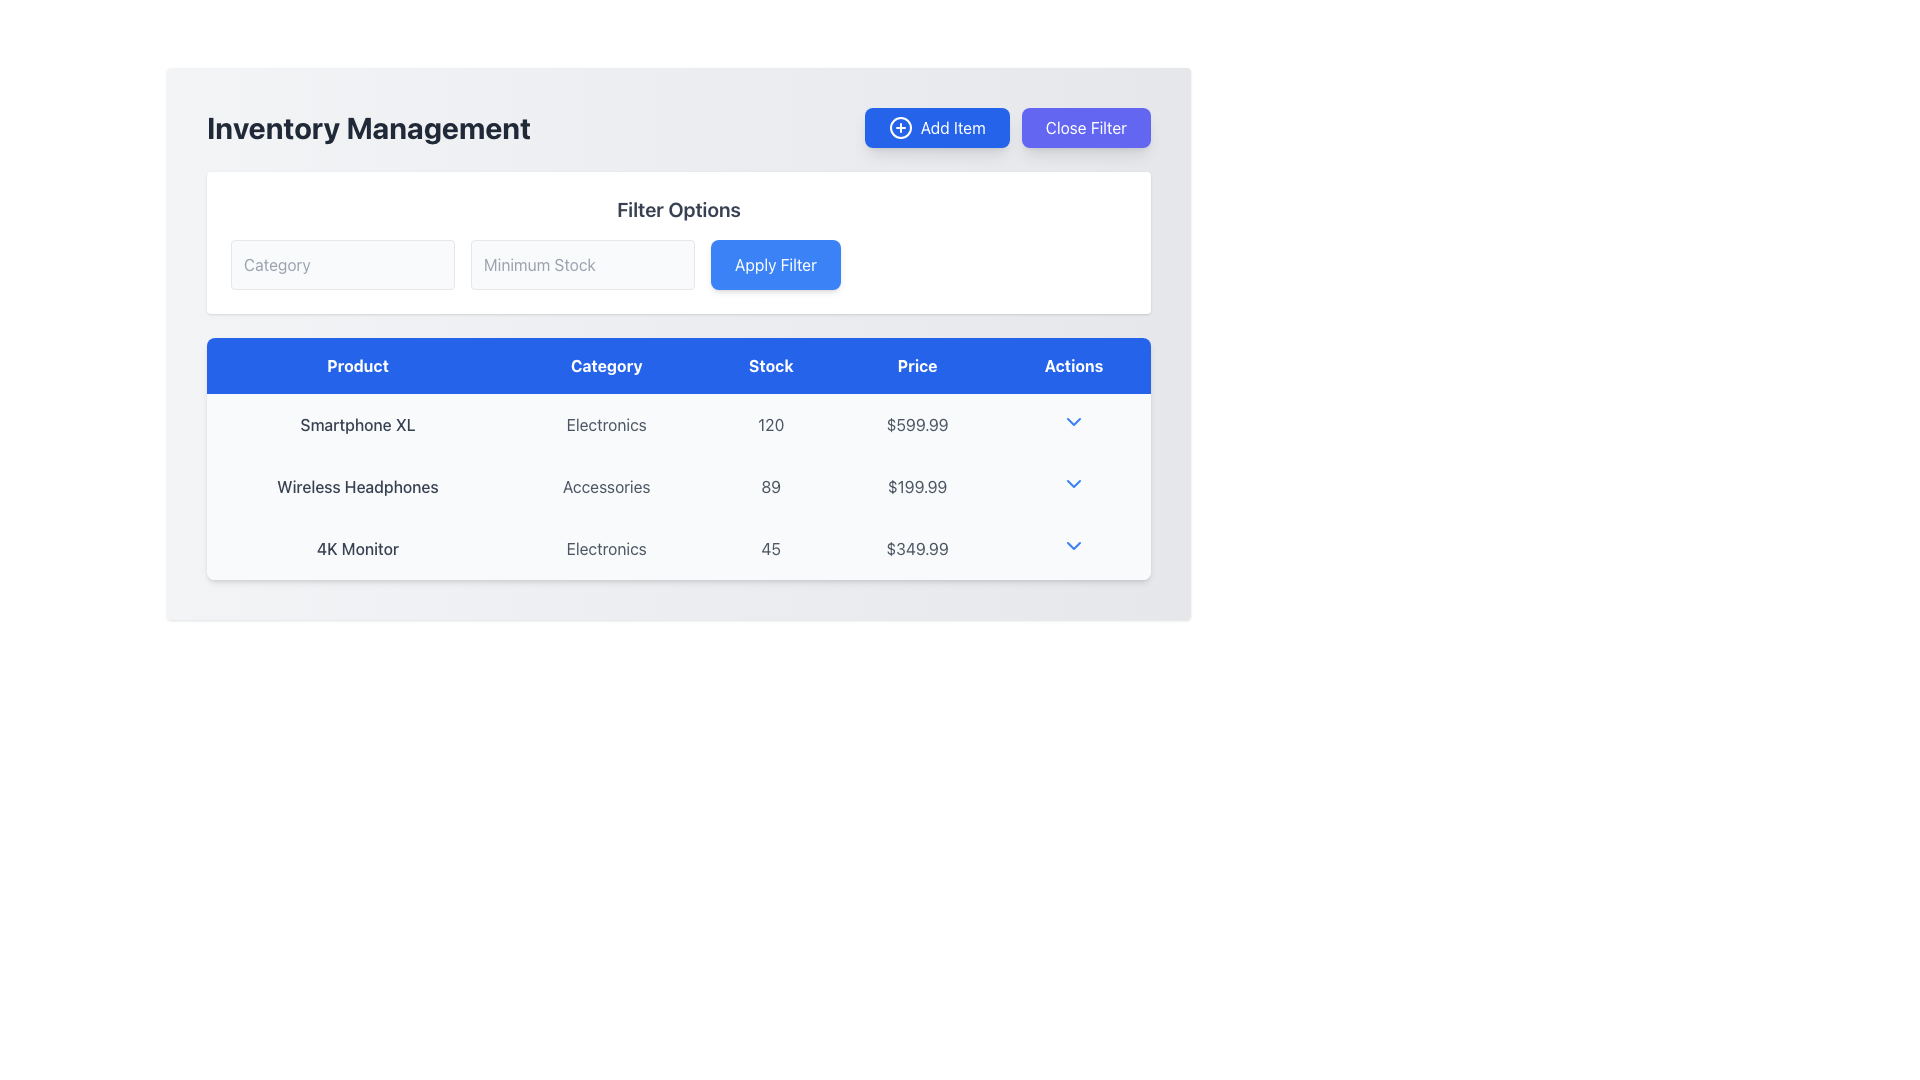  What do you see at coordinates (899, 127) in the screenshot?
I see `the 'Add Item' button by clicking on the centered icon element, which is a circular icon with a '+' symbol inside` at bounding box center [899, 127].